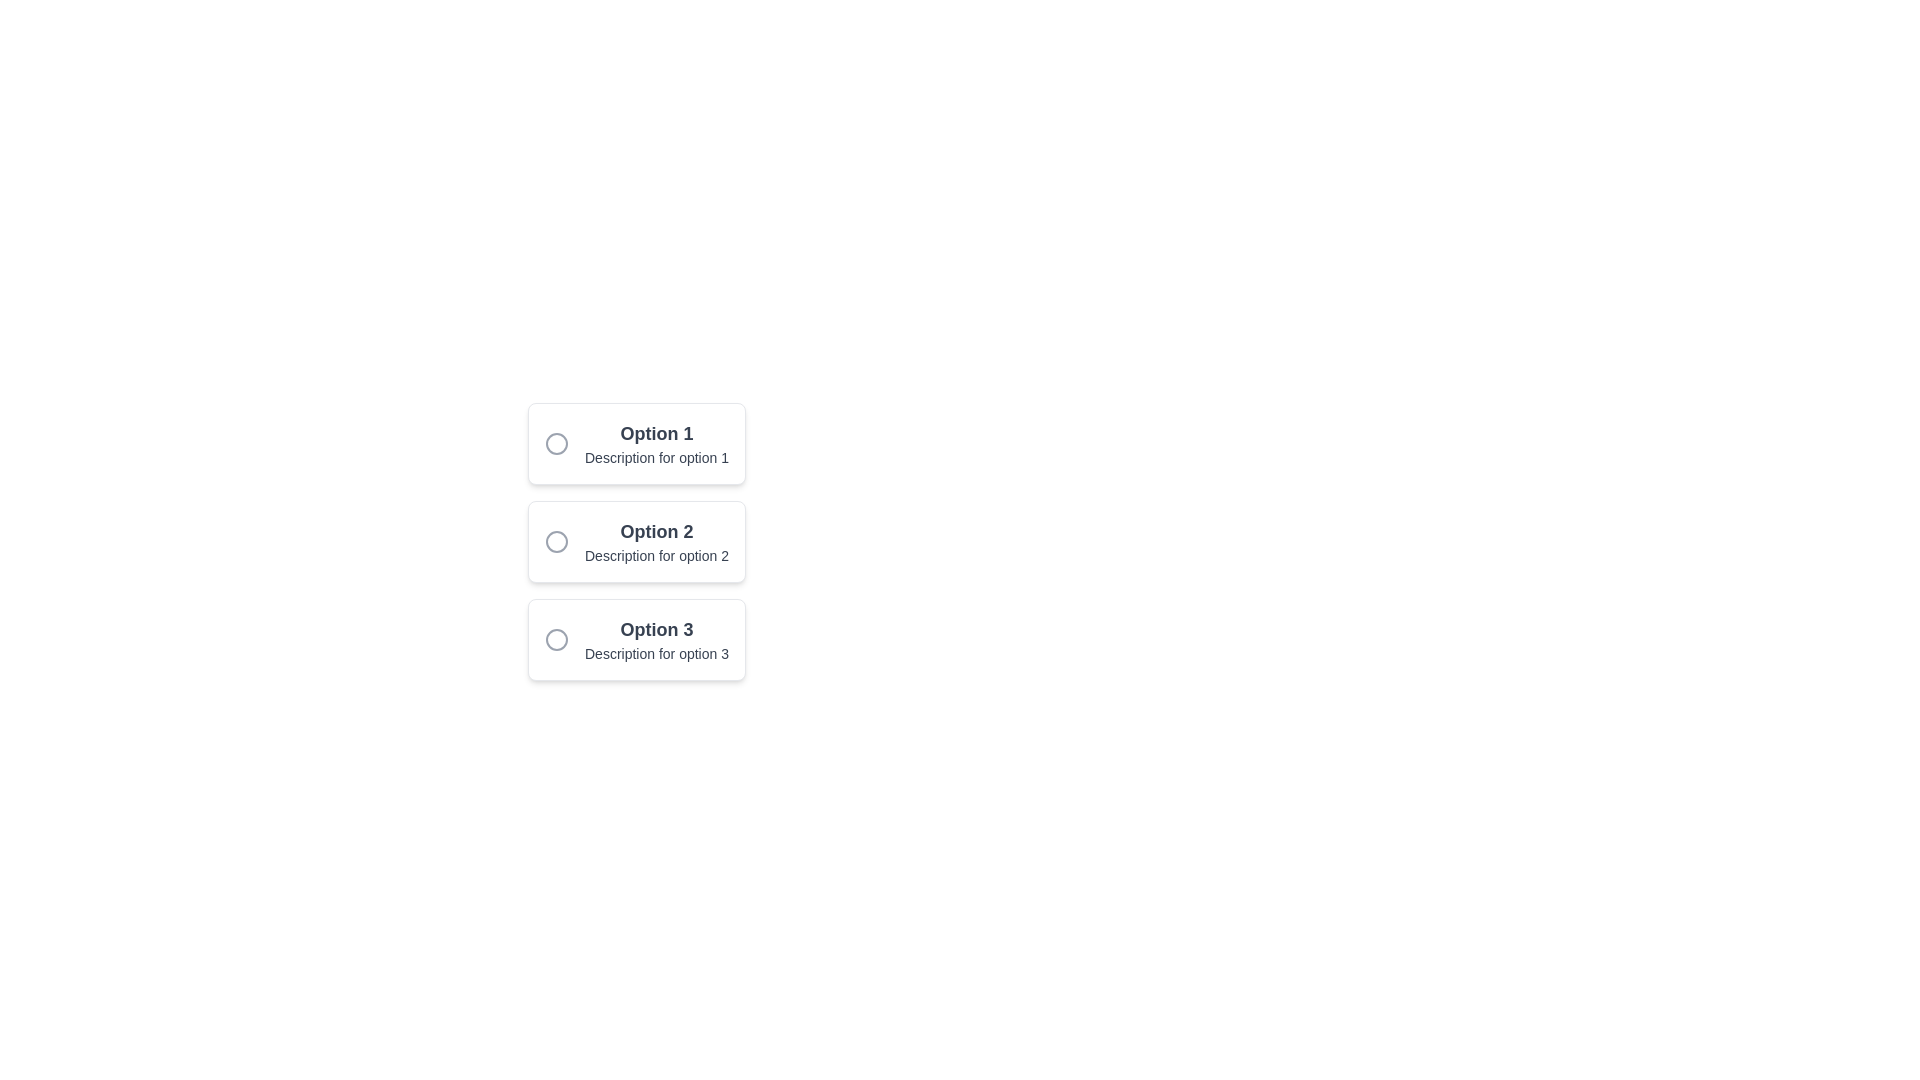 Image resolution: width=1920 pixels, height=1080 pixels. Describe the element at coordinates (657, 654) in the screenshot. I see `the label that provides a textual description for 'Option 3', located beneath it in the multi-option layout` at that location.